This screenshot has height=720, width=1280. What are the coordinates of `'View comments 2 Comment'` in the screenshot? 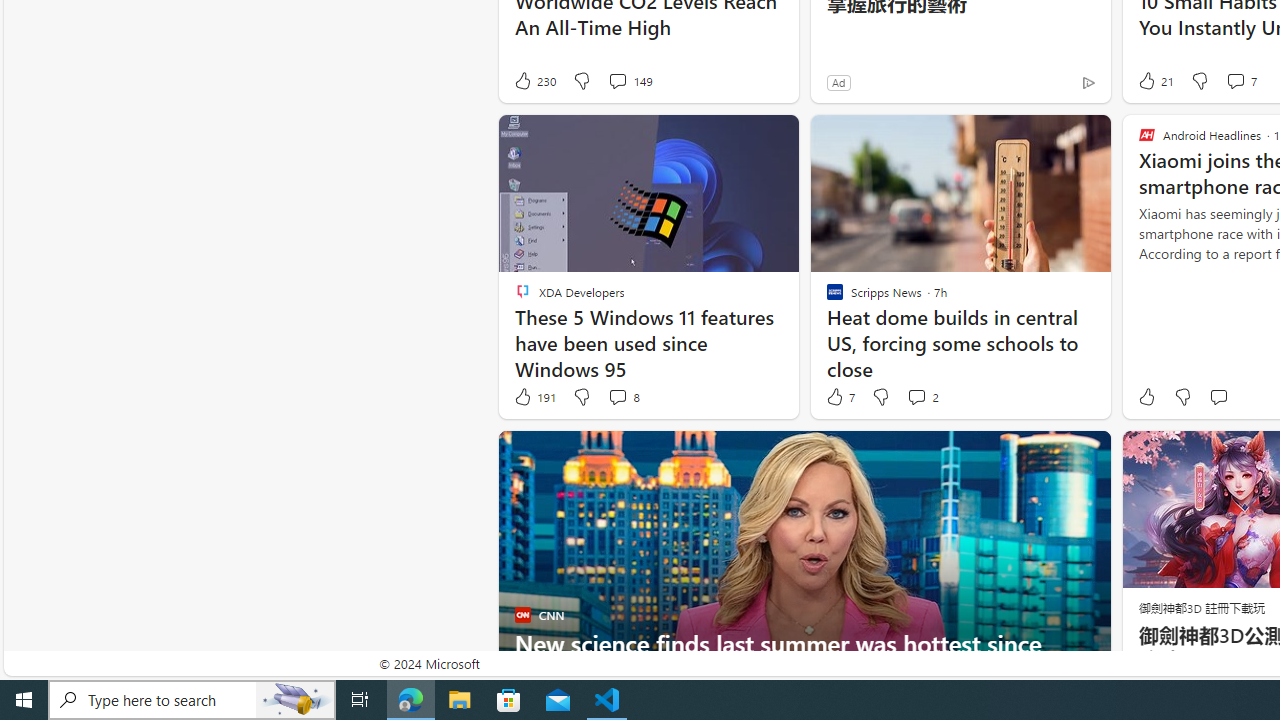 It's located at (915, 397).